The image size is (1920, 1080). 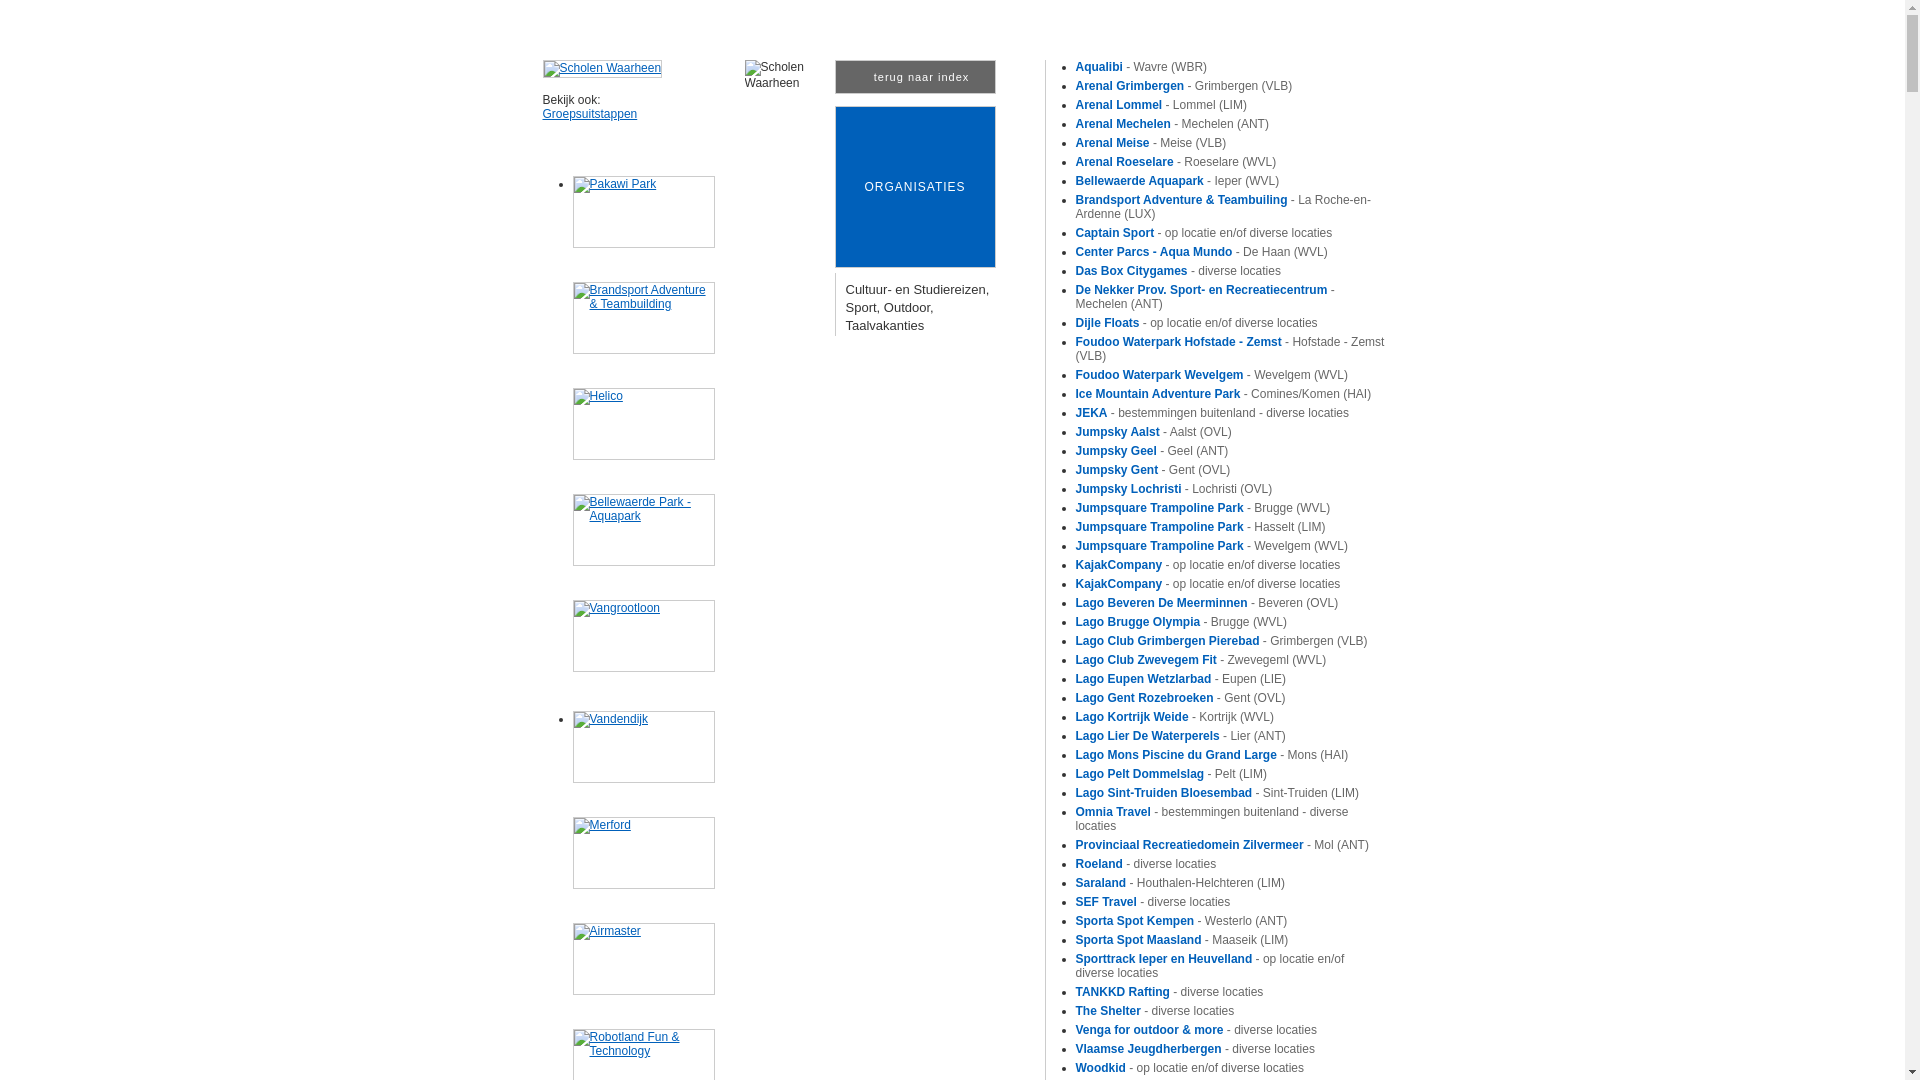 I want to click on 'Lago Kortrijk Weide - Kortrijk (WVL)', so click(x=1175, y=716).